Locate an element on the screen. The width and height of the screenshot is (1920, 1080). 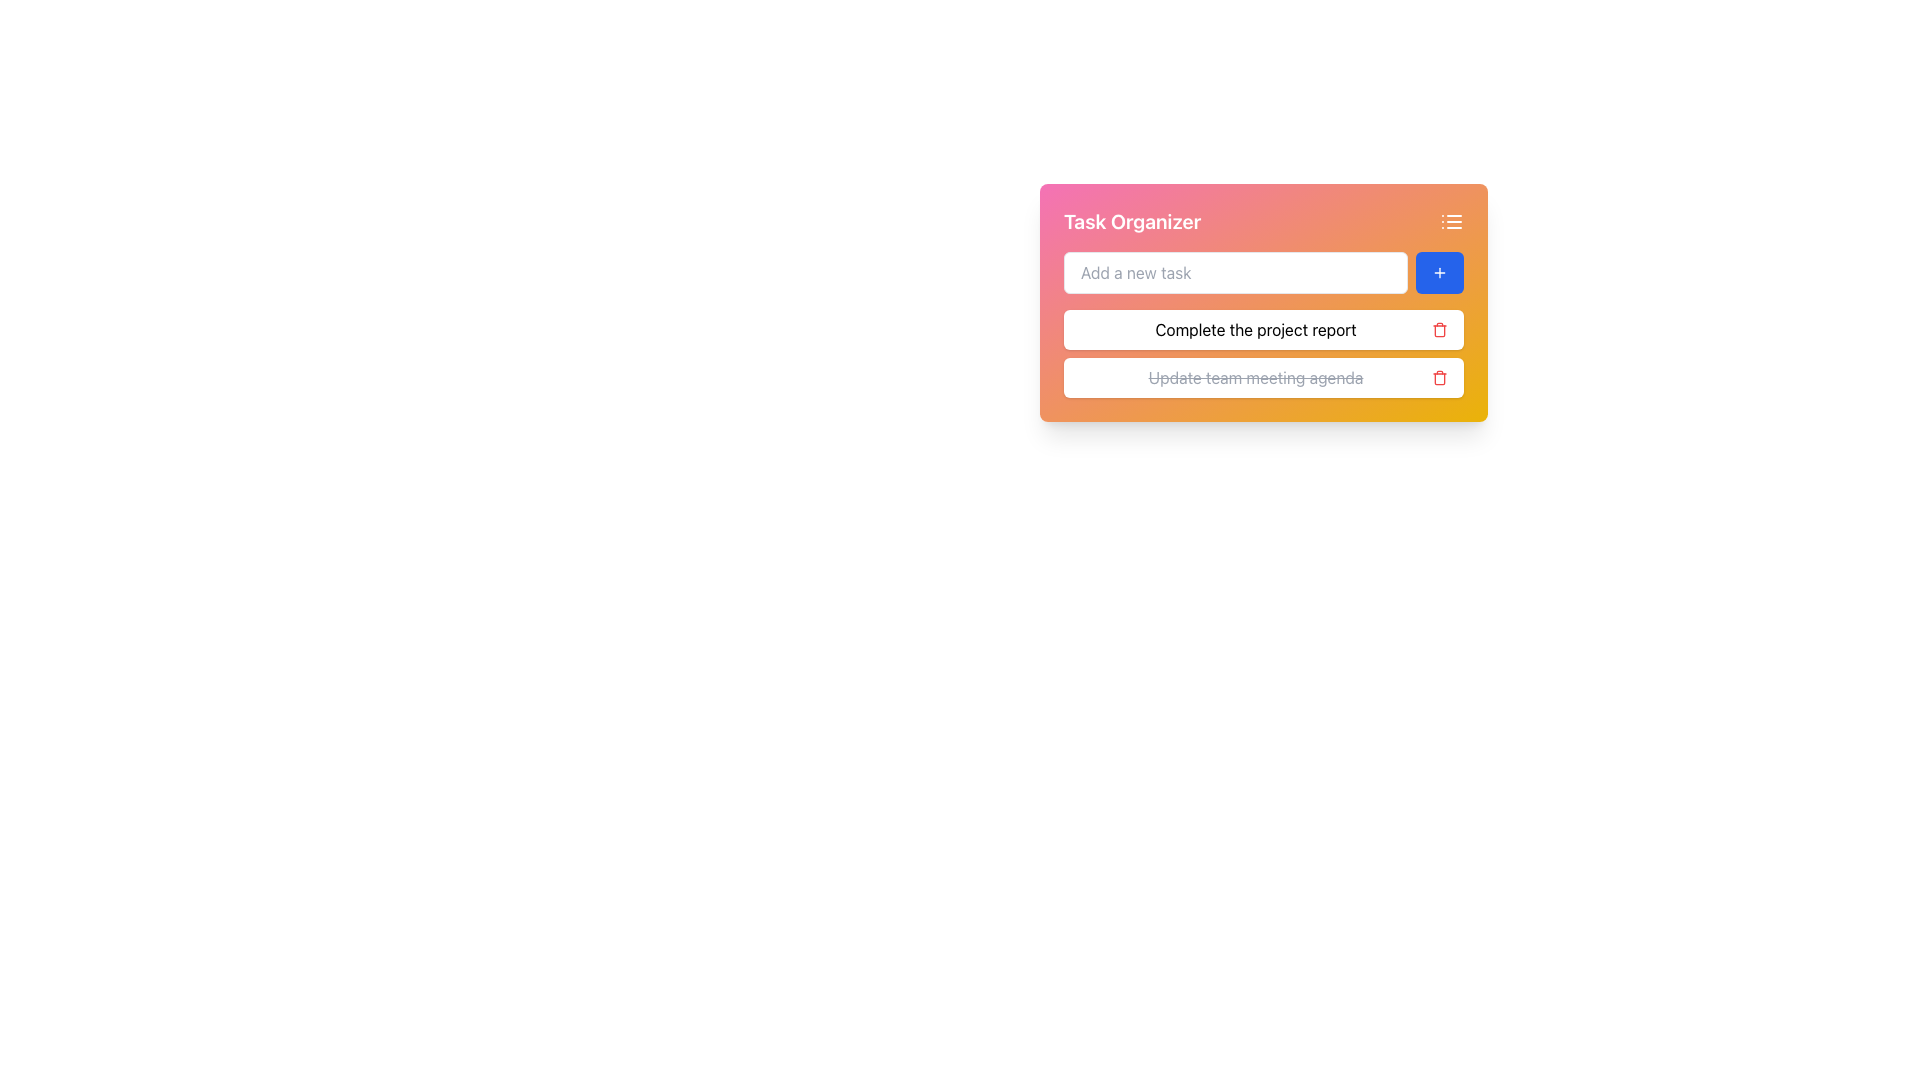
the plus sign icon inside the blue circular button adjacent to the 'Add a new task' input field is located at coordinates (1440, 273).